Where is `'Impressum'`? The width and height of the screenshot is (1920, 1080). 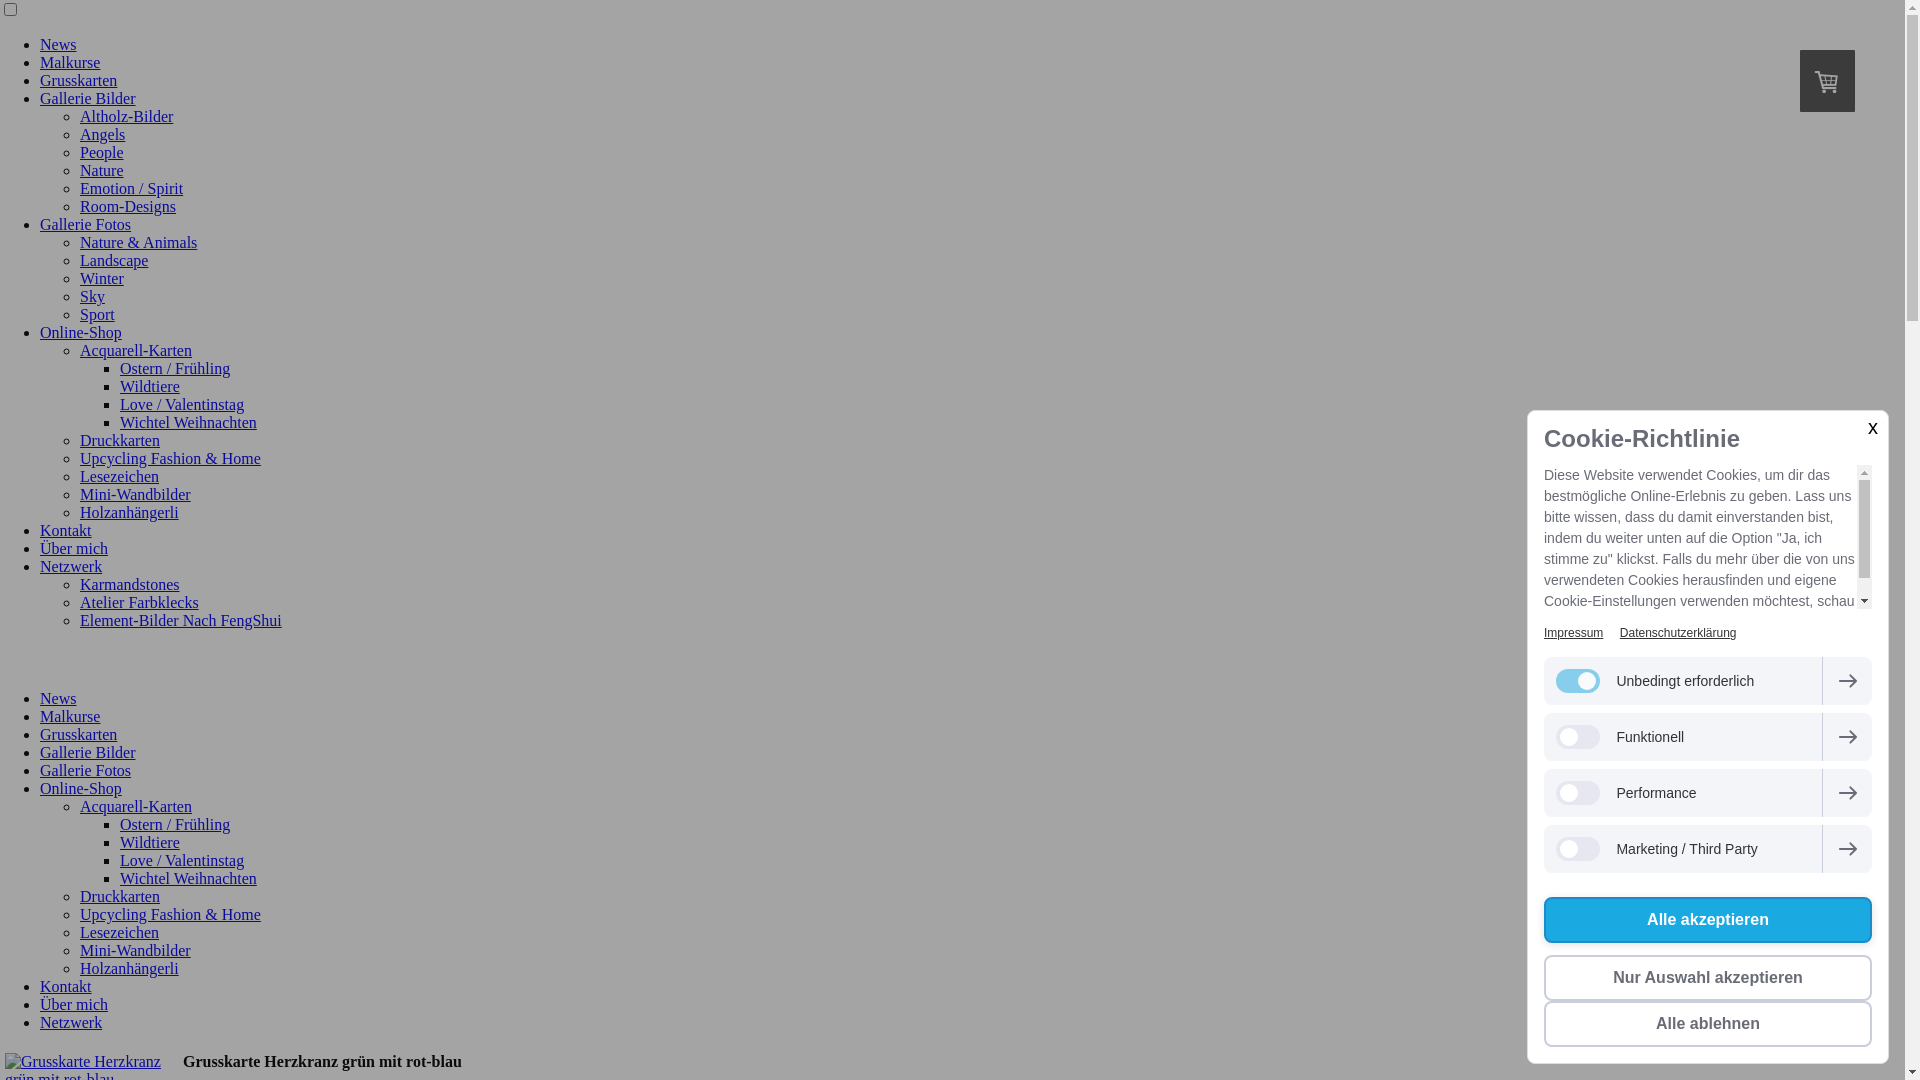
'Impressum' is located at coordinates (1572, 632).